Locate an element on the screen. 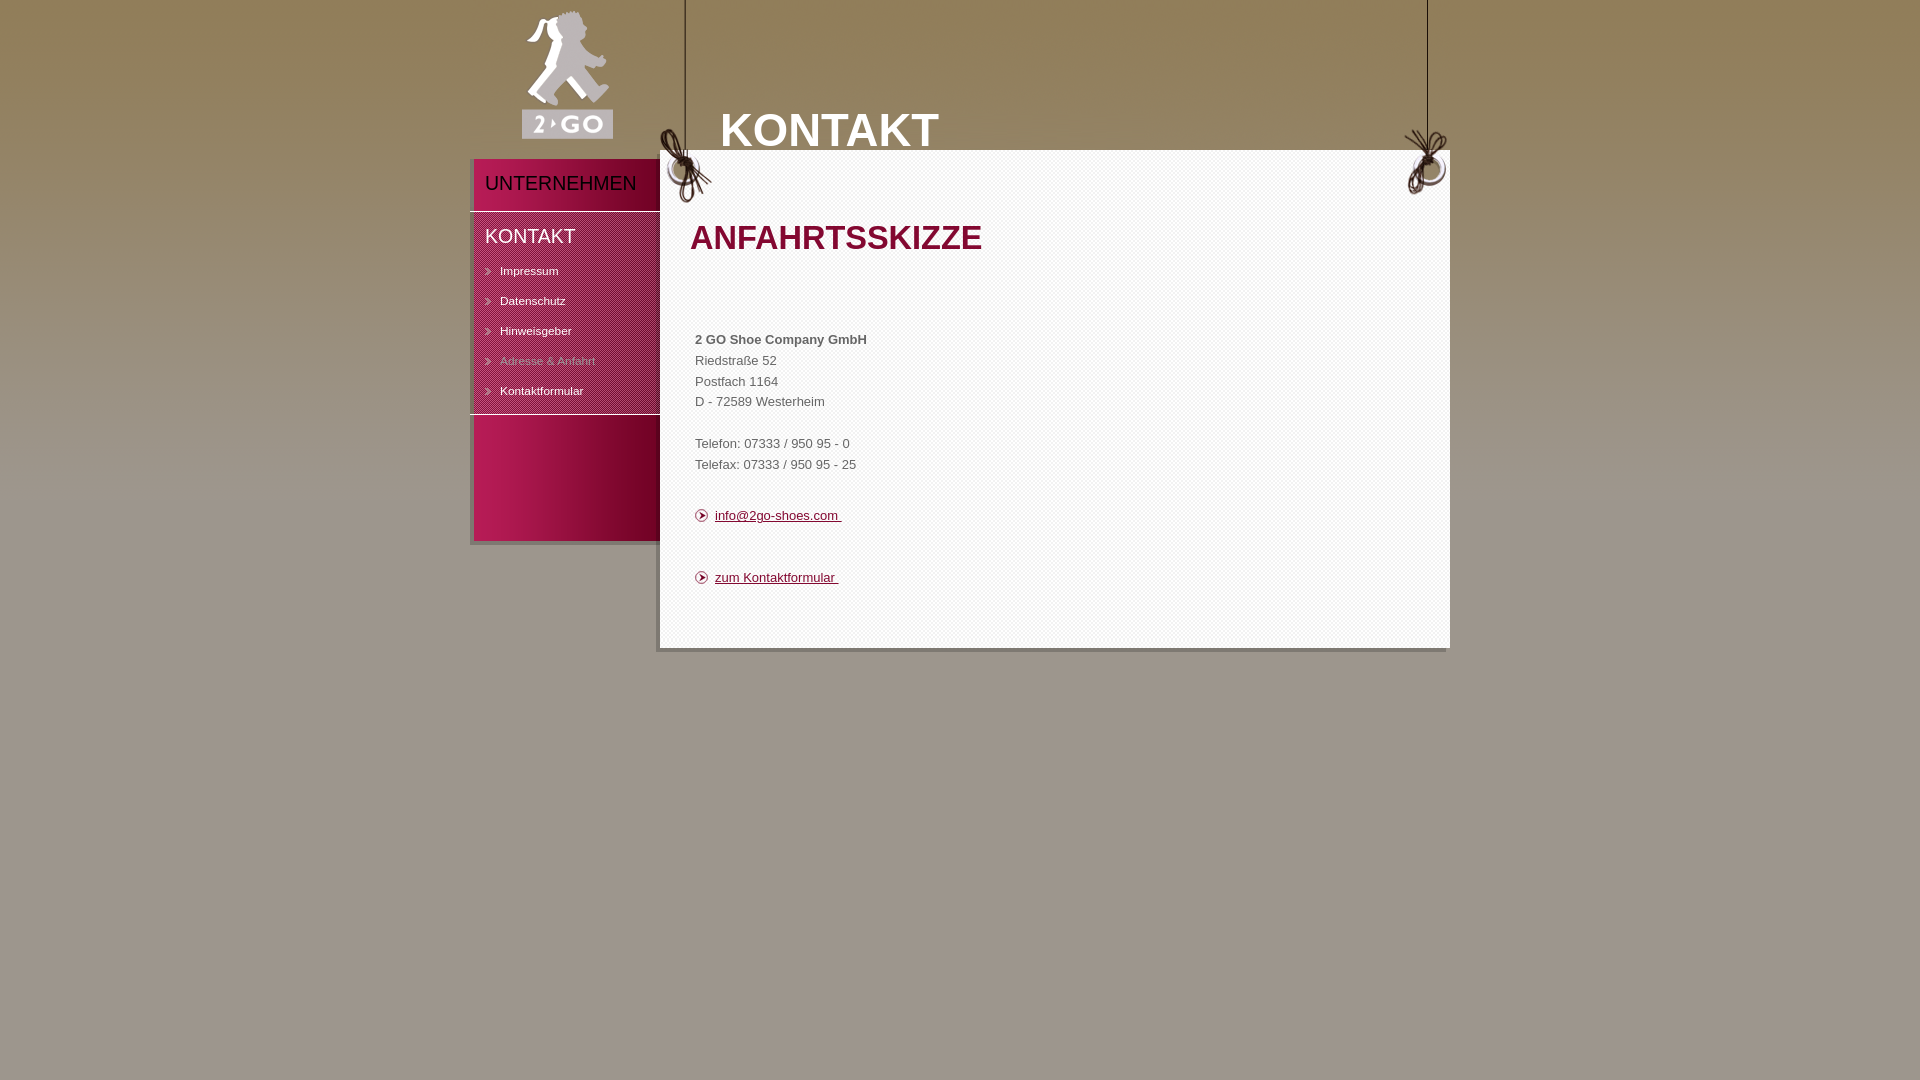 The image size is (1920, 1080). 'KONTAKT' is located at coordinates (564, 237).